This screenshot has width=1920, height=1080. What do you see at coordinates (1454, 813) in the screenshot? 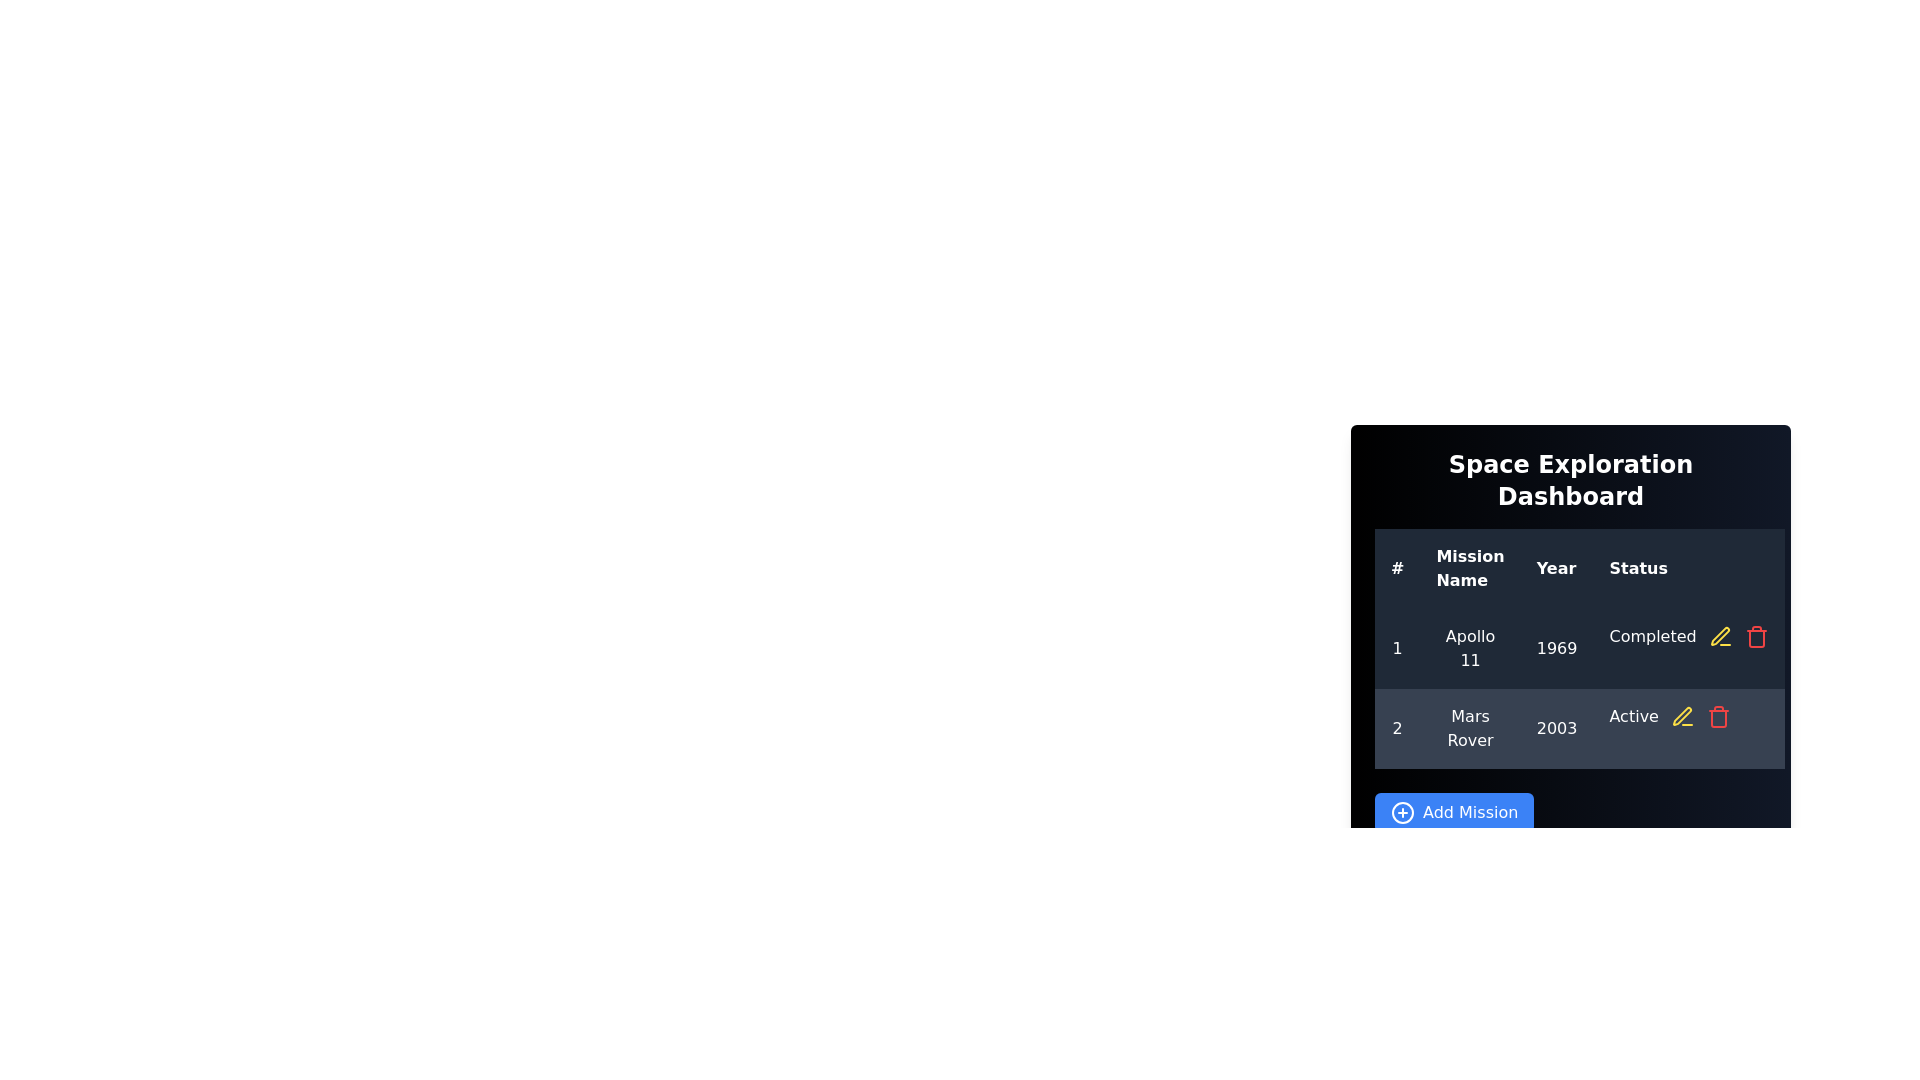
I see `the blue rectangular button with rounded corners labeled 'Add Mission' to observe its hover effect` at bounding box center [1454, 813].